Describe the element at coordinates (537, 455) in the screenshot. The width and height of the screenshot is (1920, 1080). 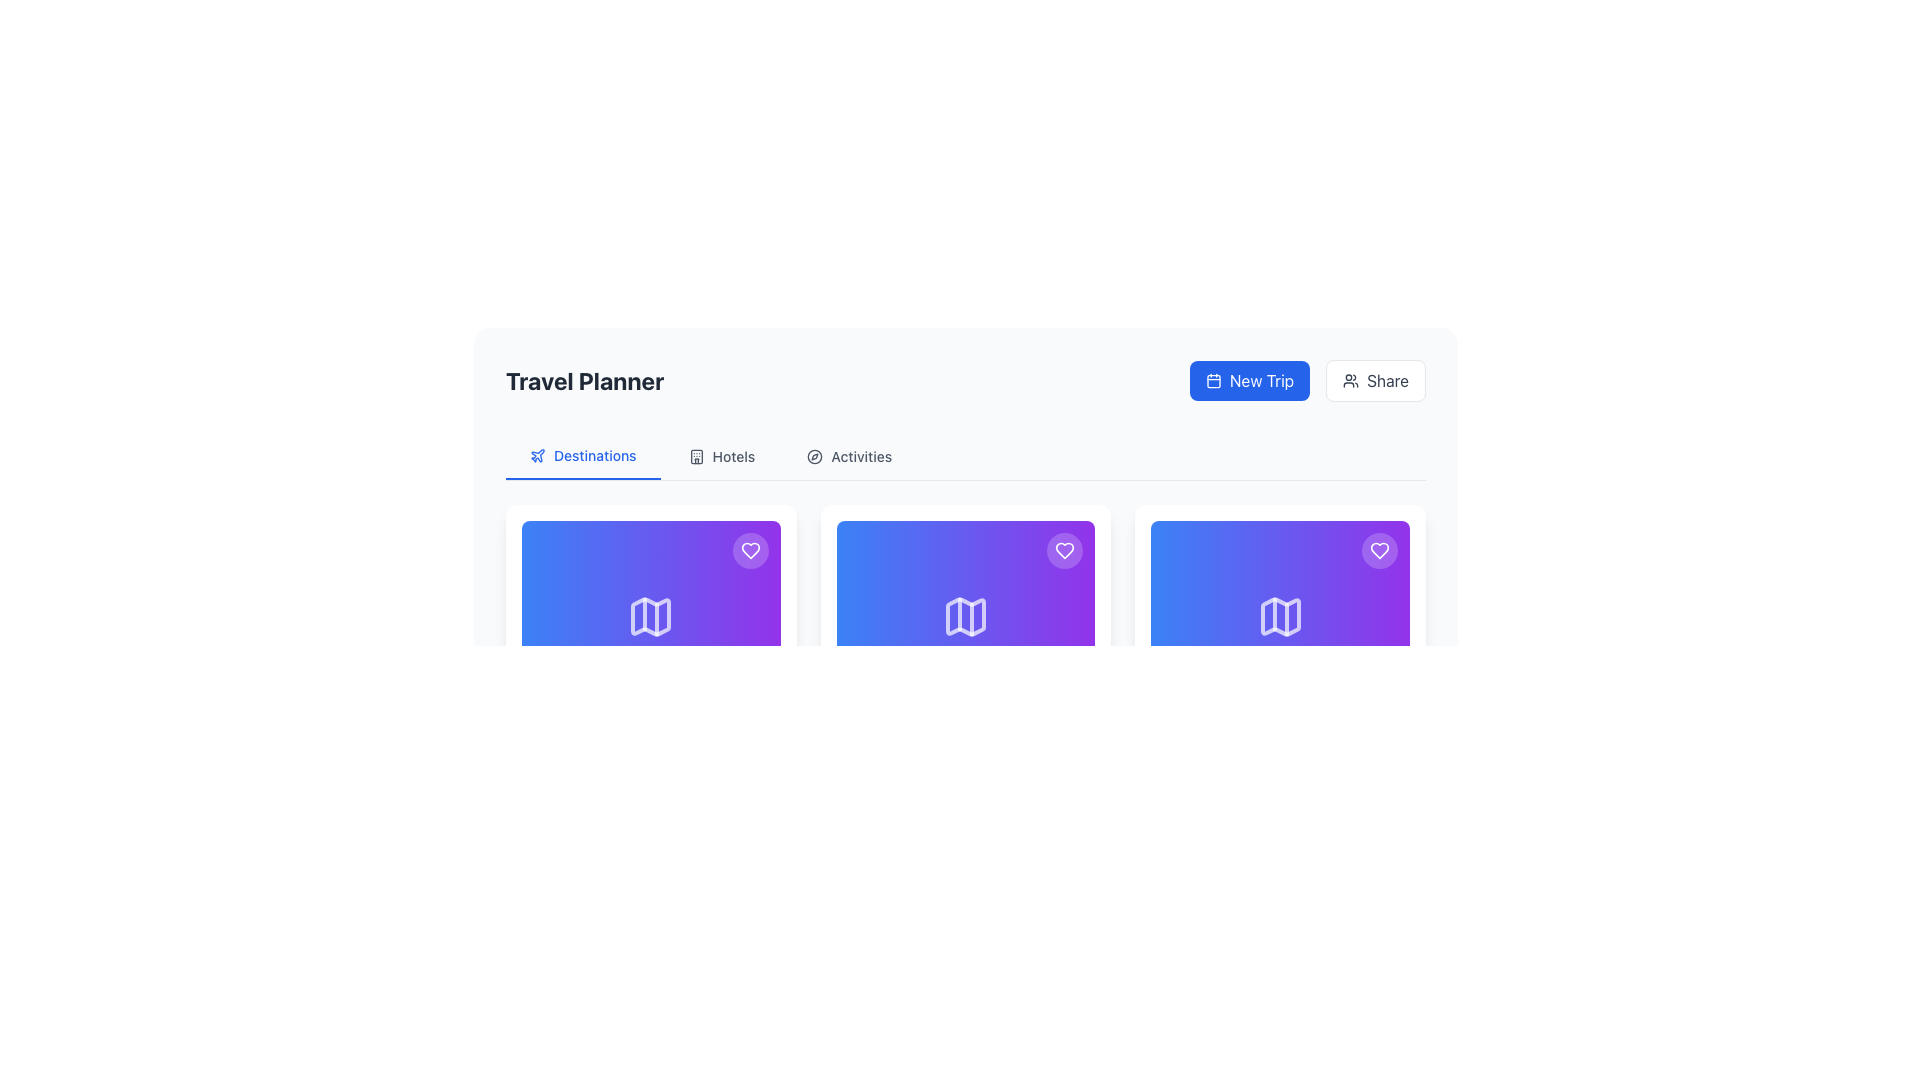
I see `the small blue airplane icon with a line-art design located to the left of the 'Destinations' text label in the navigation bar` at that location.